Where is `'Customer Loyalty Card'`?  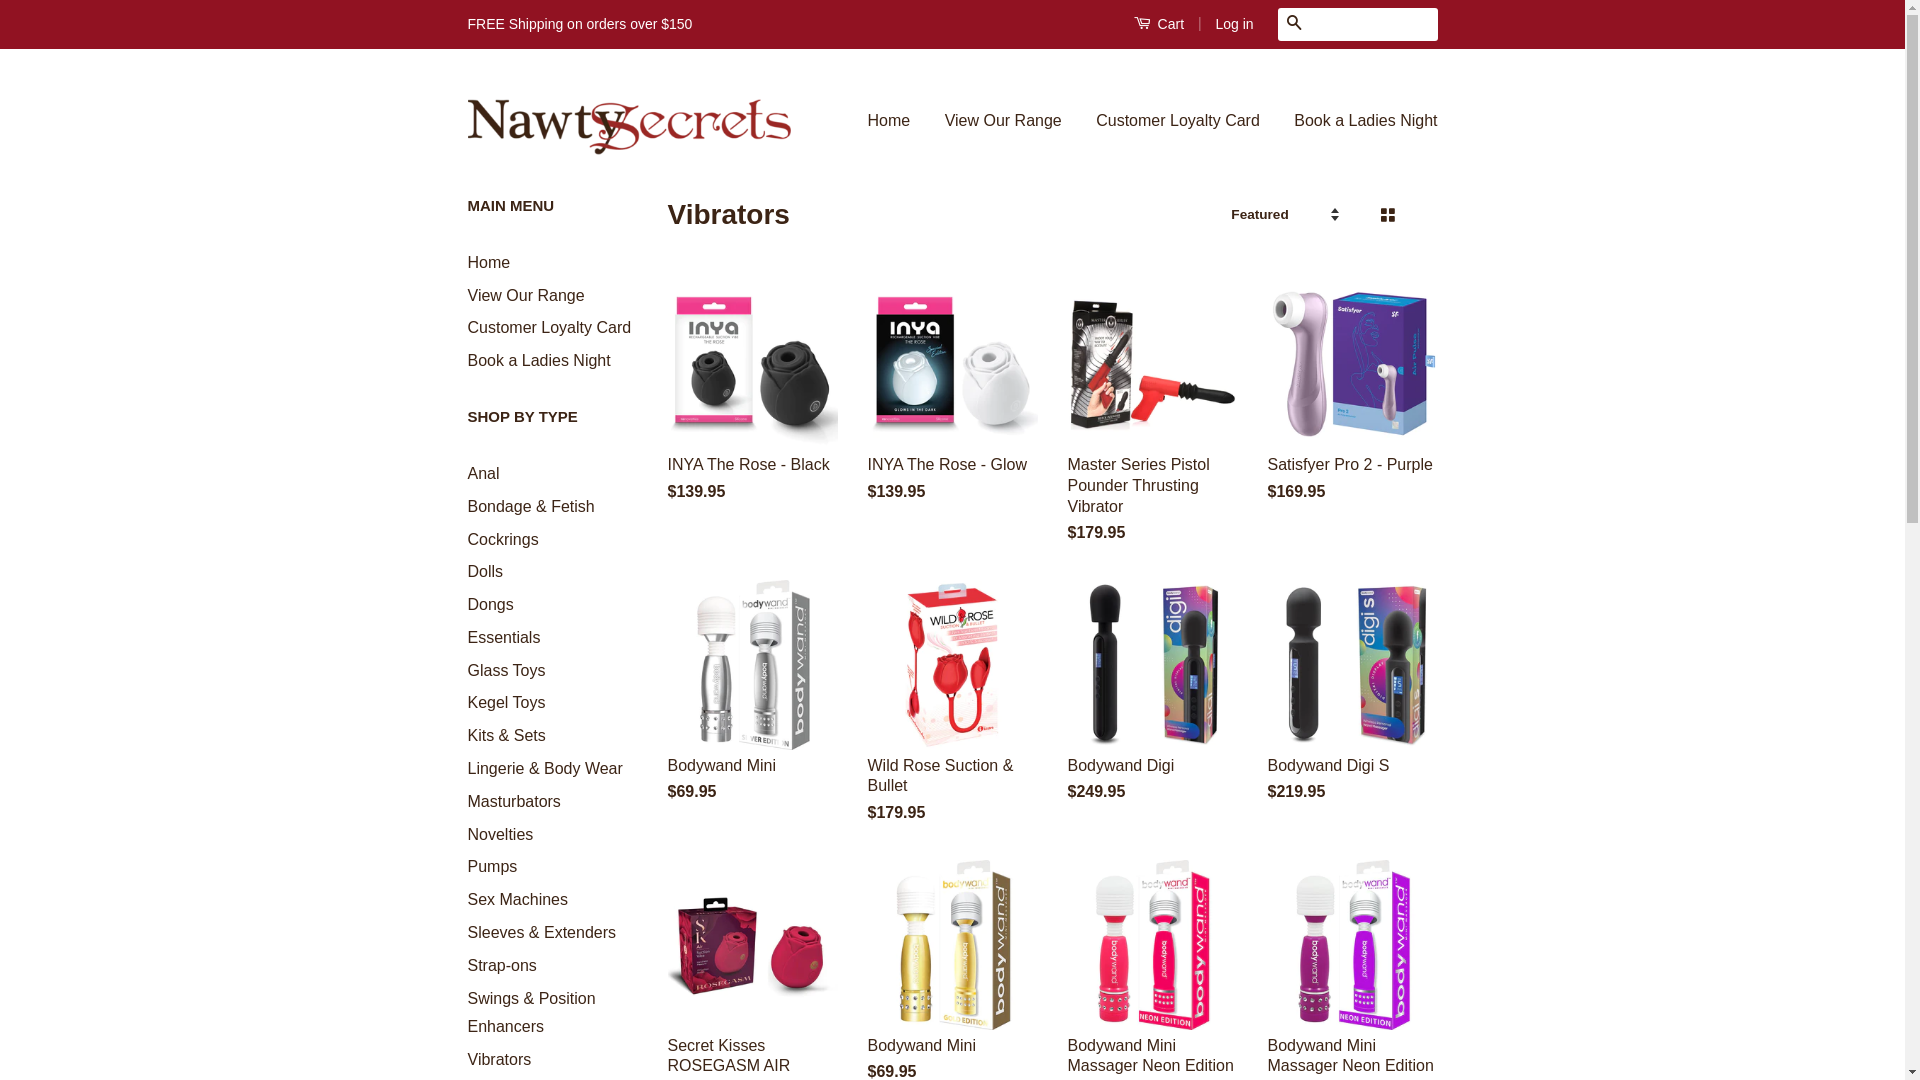
'Customer Loyalty Card' is located at coordinates (1177, 121).